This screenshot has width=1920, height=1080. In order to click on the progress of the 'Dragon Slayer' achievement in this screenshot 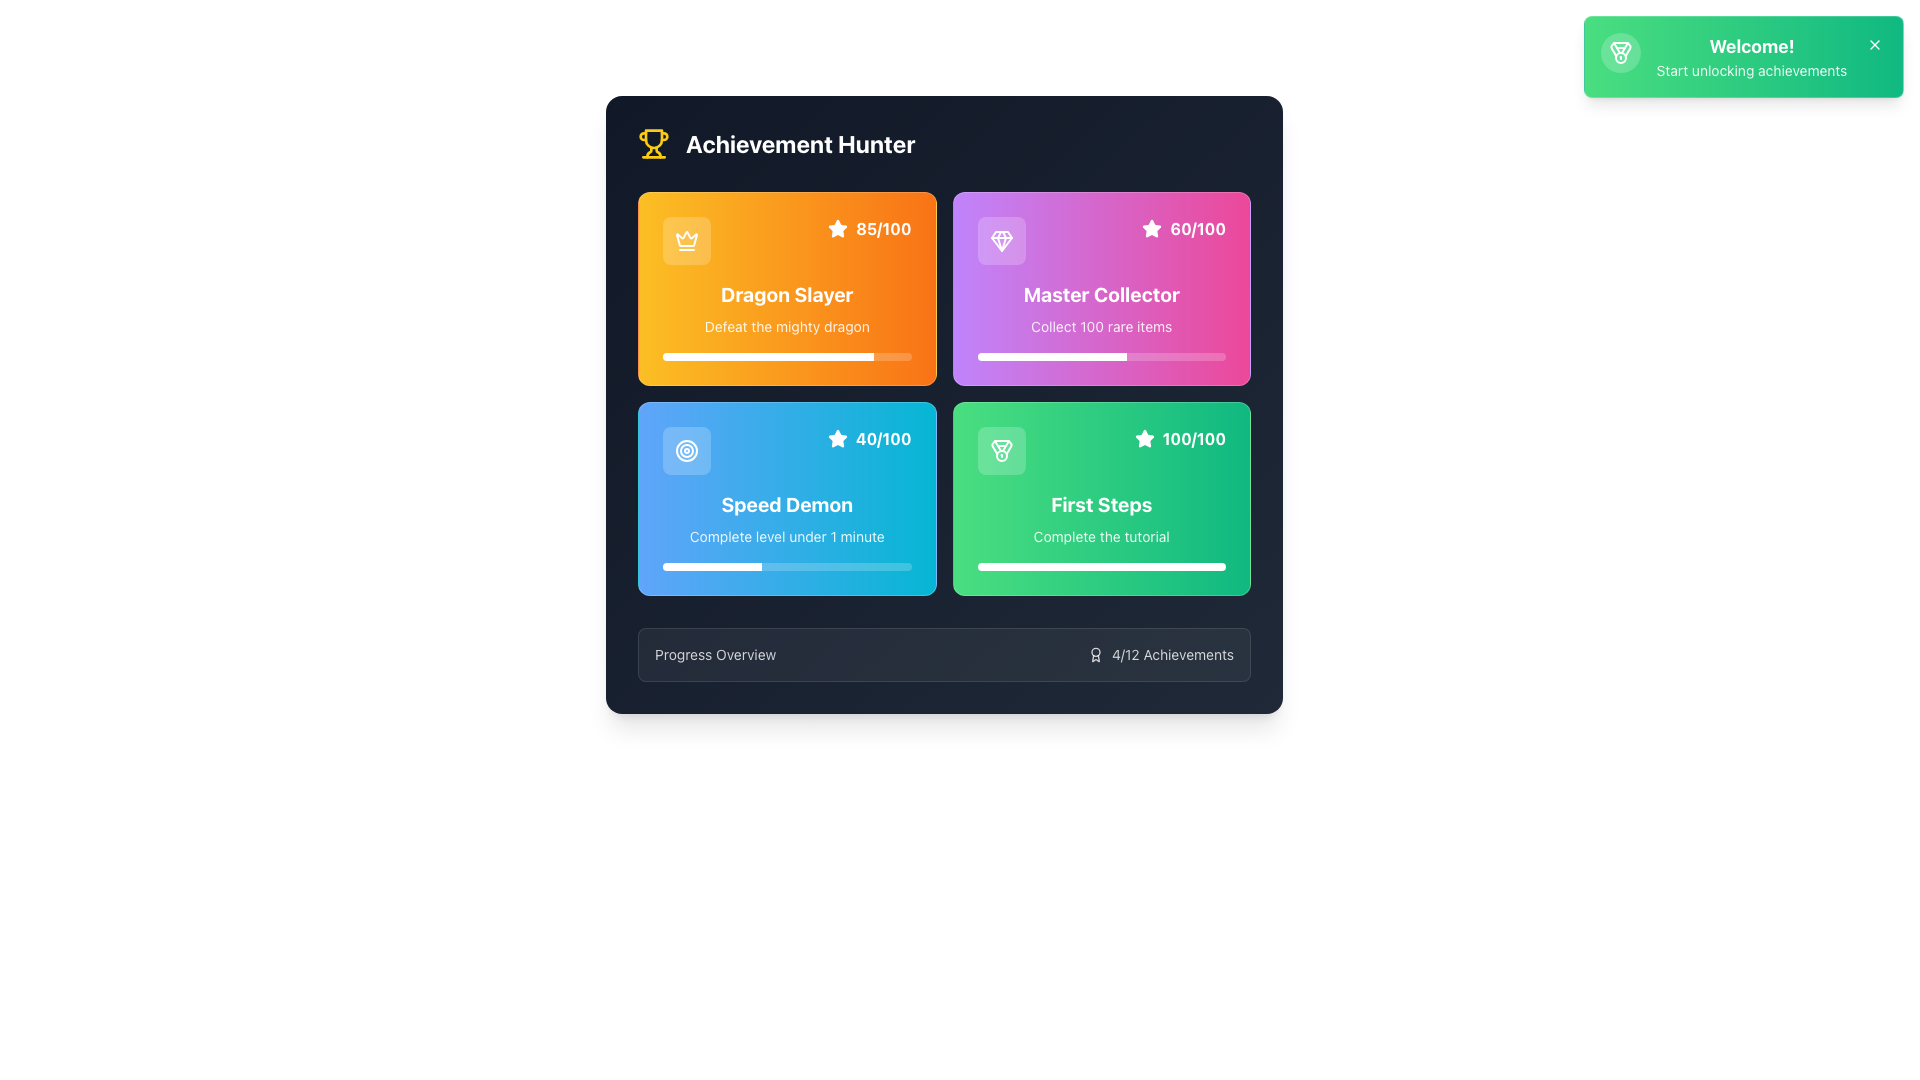, I will do `click(846, 356)`.